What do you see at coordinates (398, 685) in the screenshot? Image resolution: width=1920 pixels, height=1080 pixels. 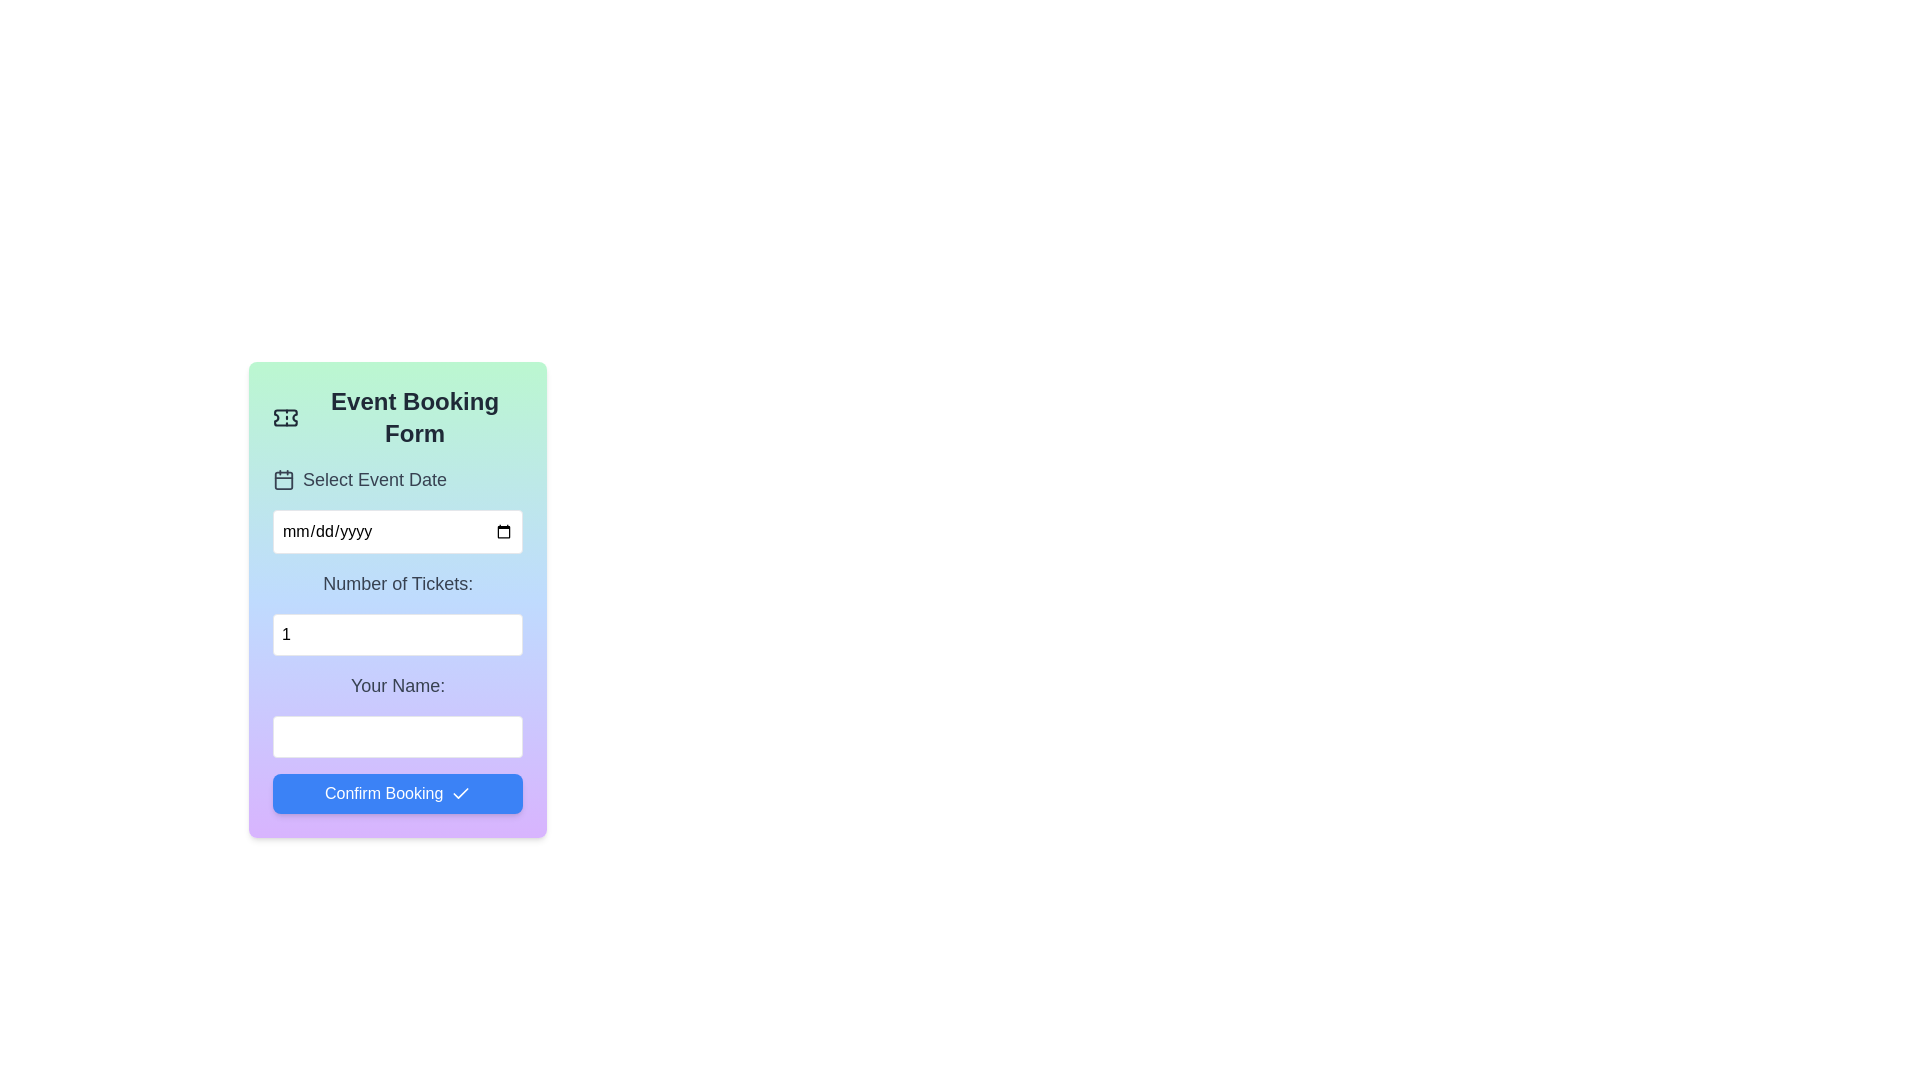 I see `the static text label 'Your Name:' which is displayed in a medium-sized gray font, positioned above the name entry text input field in a light-themed interface` at bounding box center [398, 685].